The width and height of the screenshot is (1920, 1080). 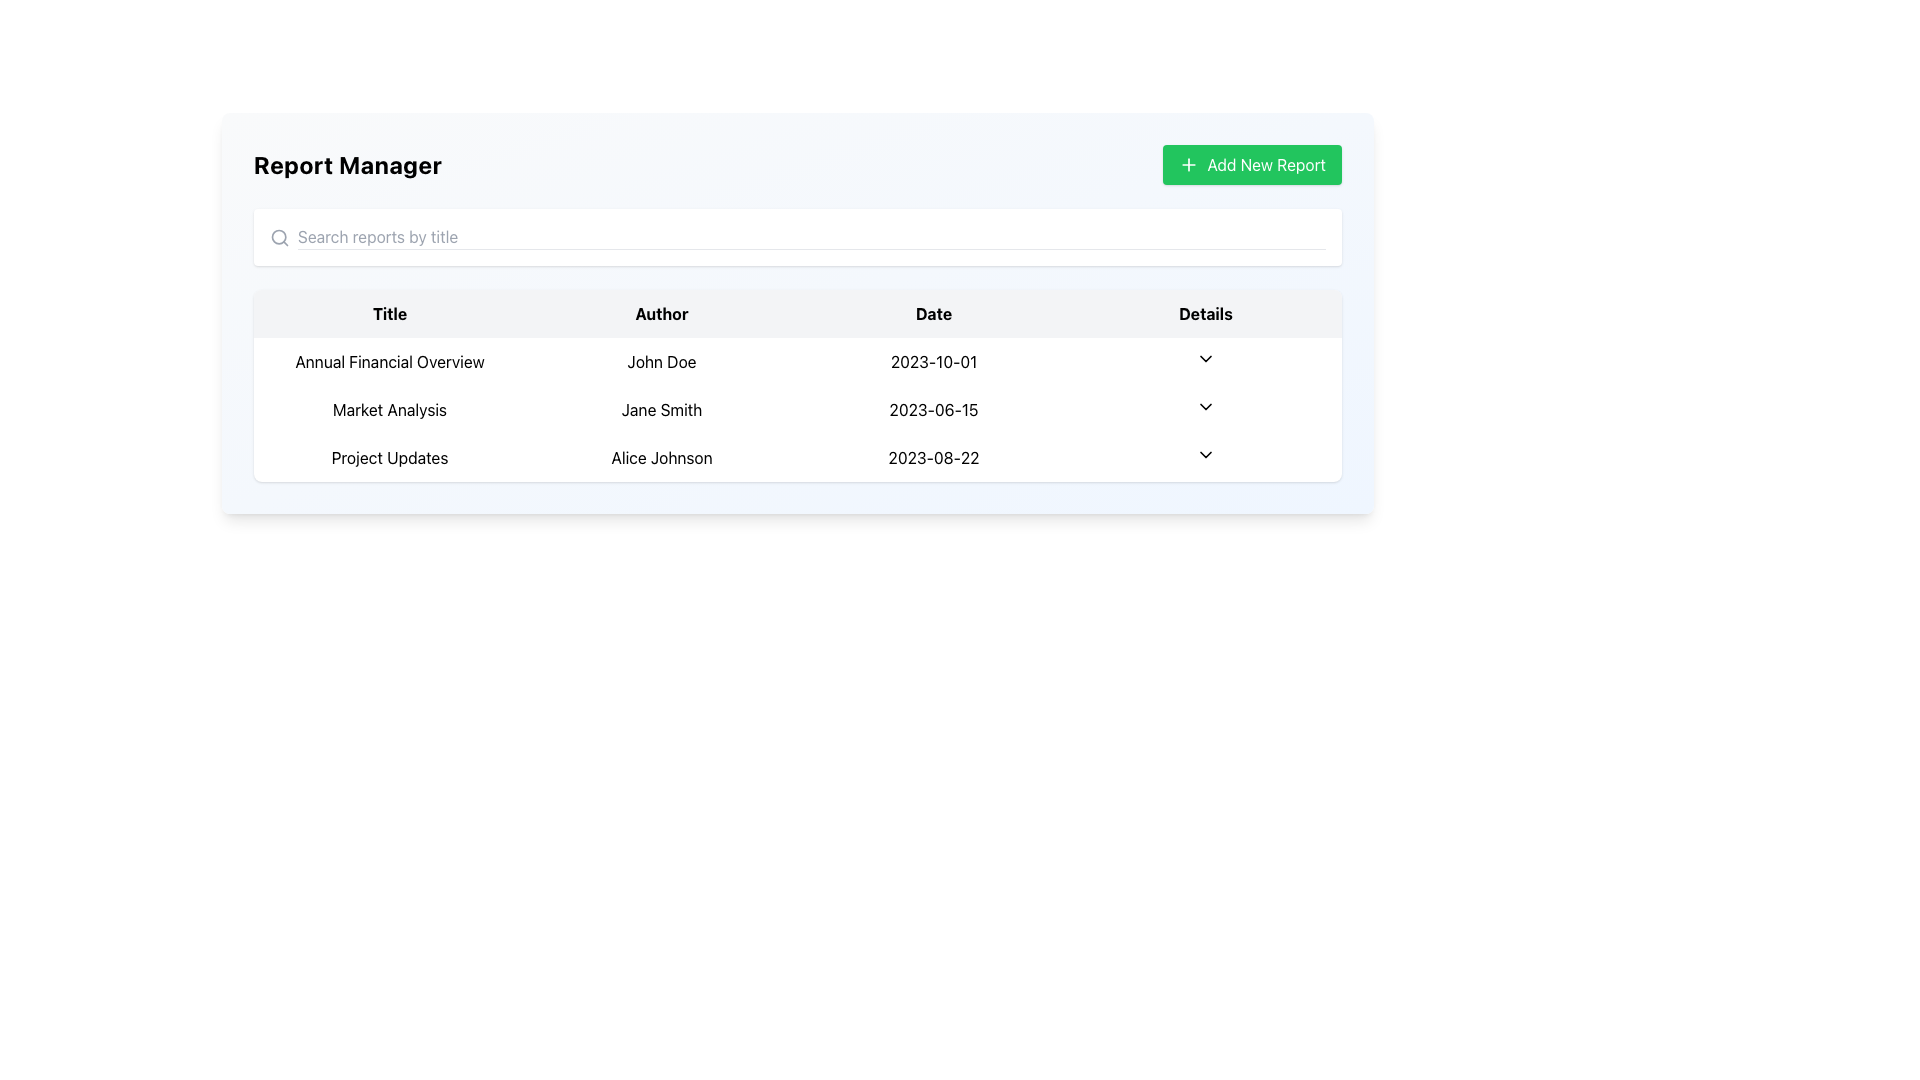 I want to click on the Chevron Icon located in the 'Details' column of the second row of the table, so click(x=1204, y=406).